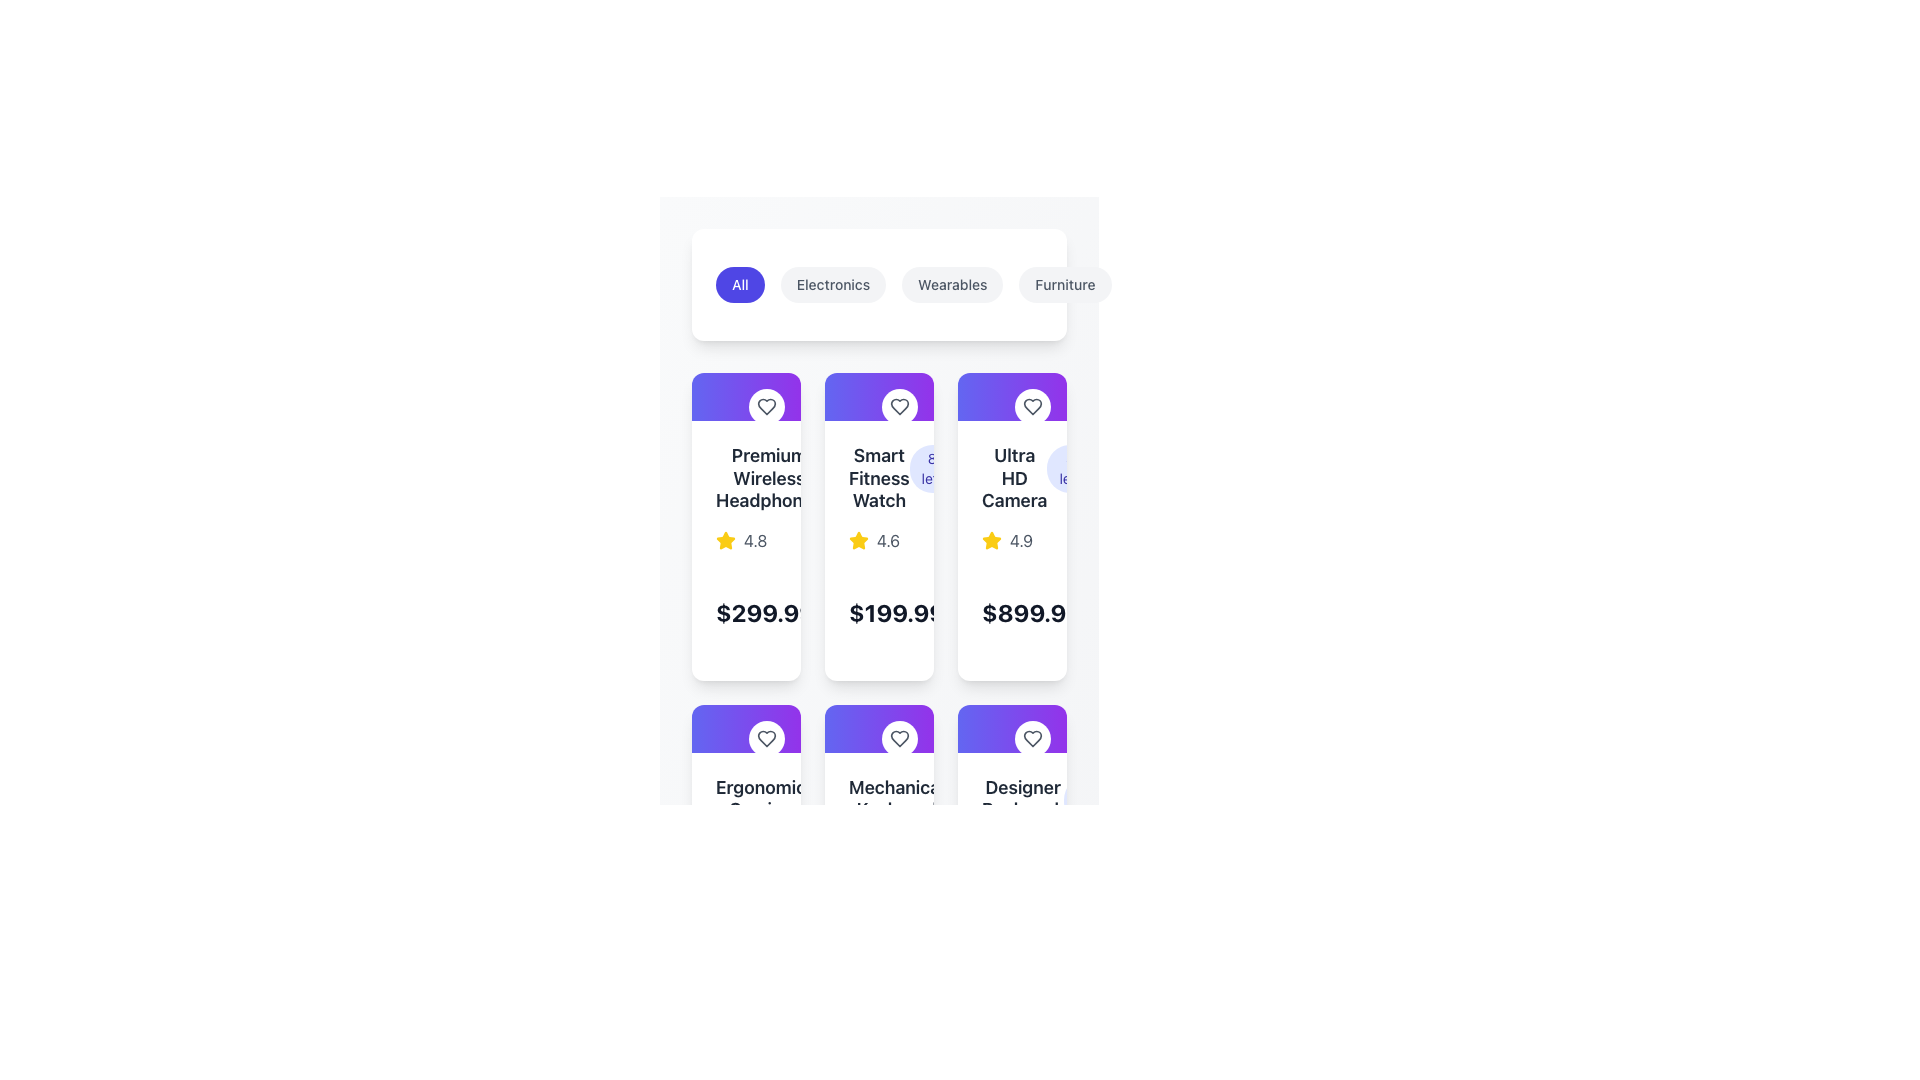 This screenshot has height=1080, width=1920. I want to click on the text label 'Premium Wireless Headphones' which is styled in a bold, large font and is part of the first product card in a grid layout, so click(768, 478).